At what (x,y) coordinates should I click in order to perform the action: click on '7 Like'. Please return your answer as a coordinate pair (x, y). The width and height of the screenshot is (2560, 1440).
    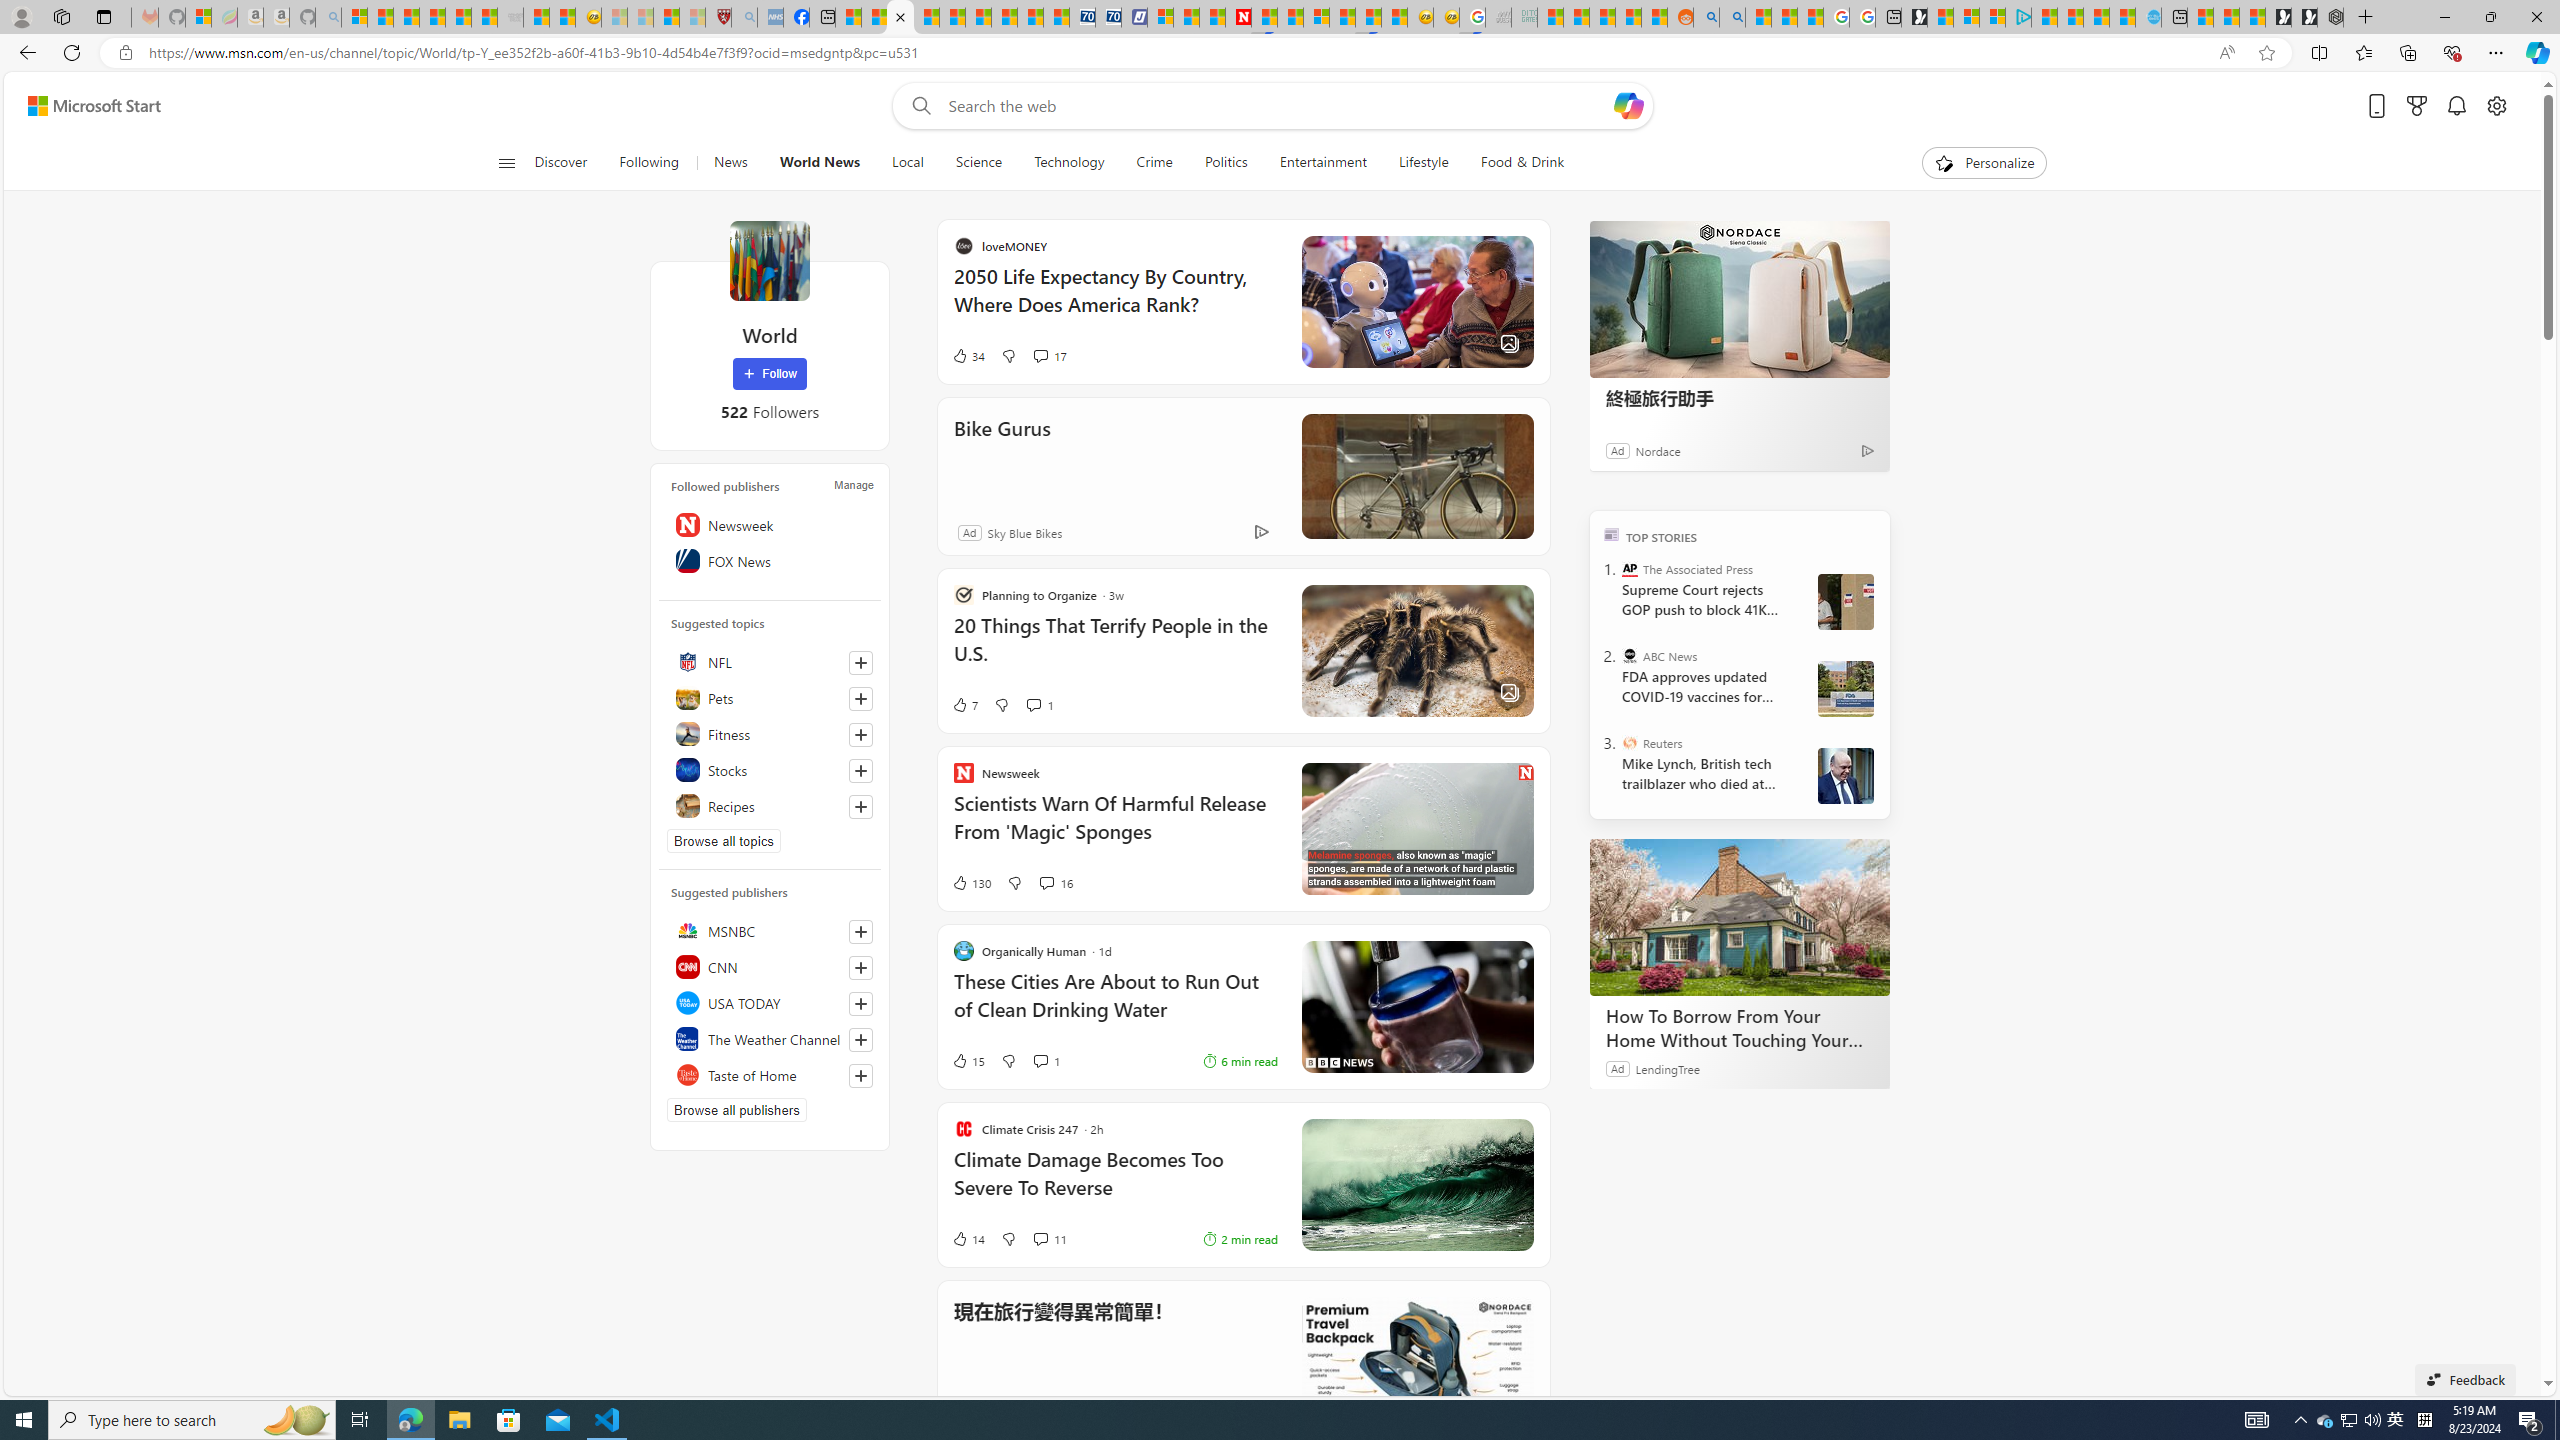
    Looking at the image, I should click on (962, 704).